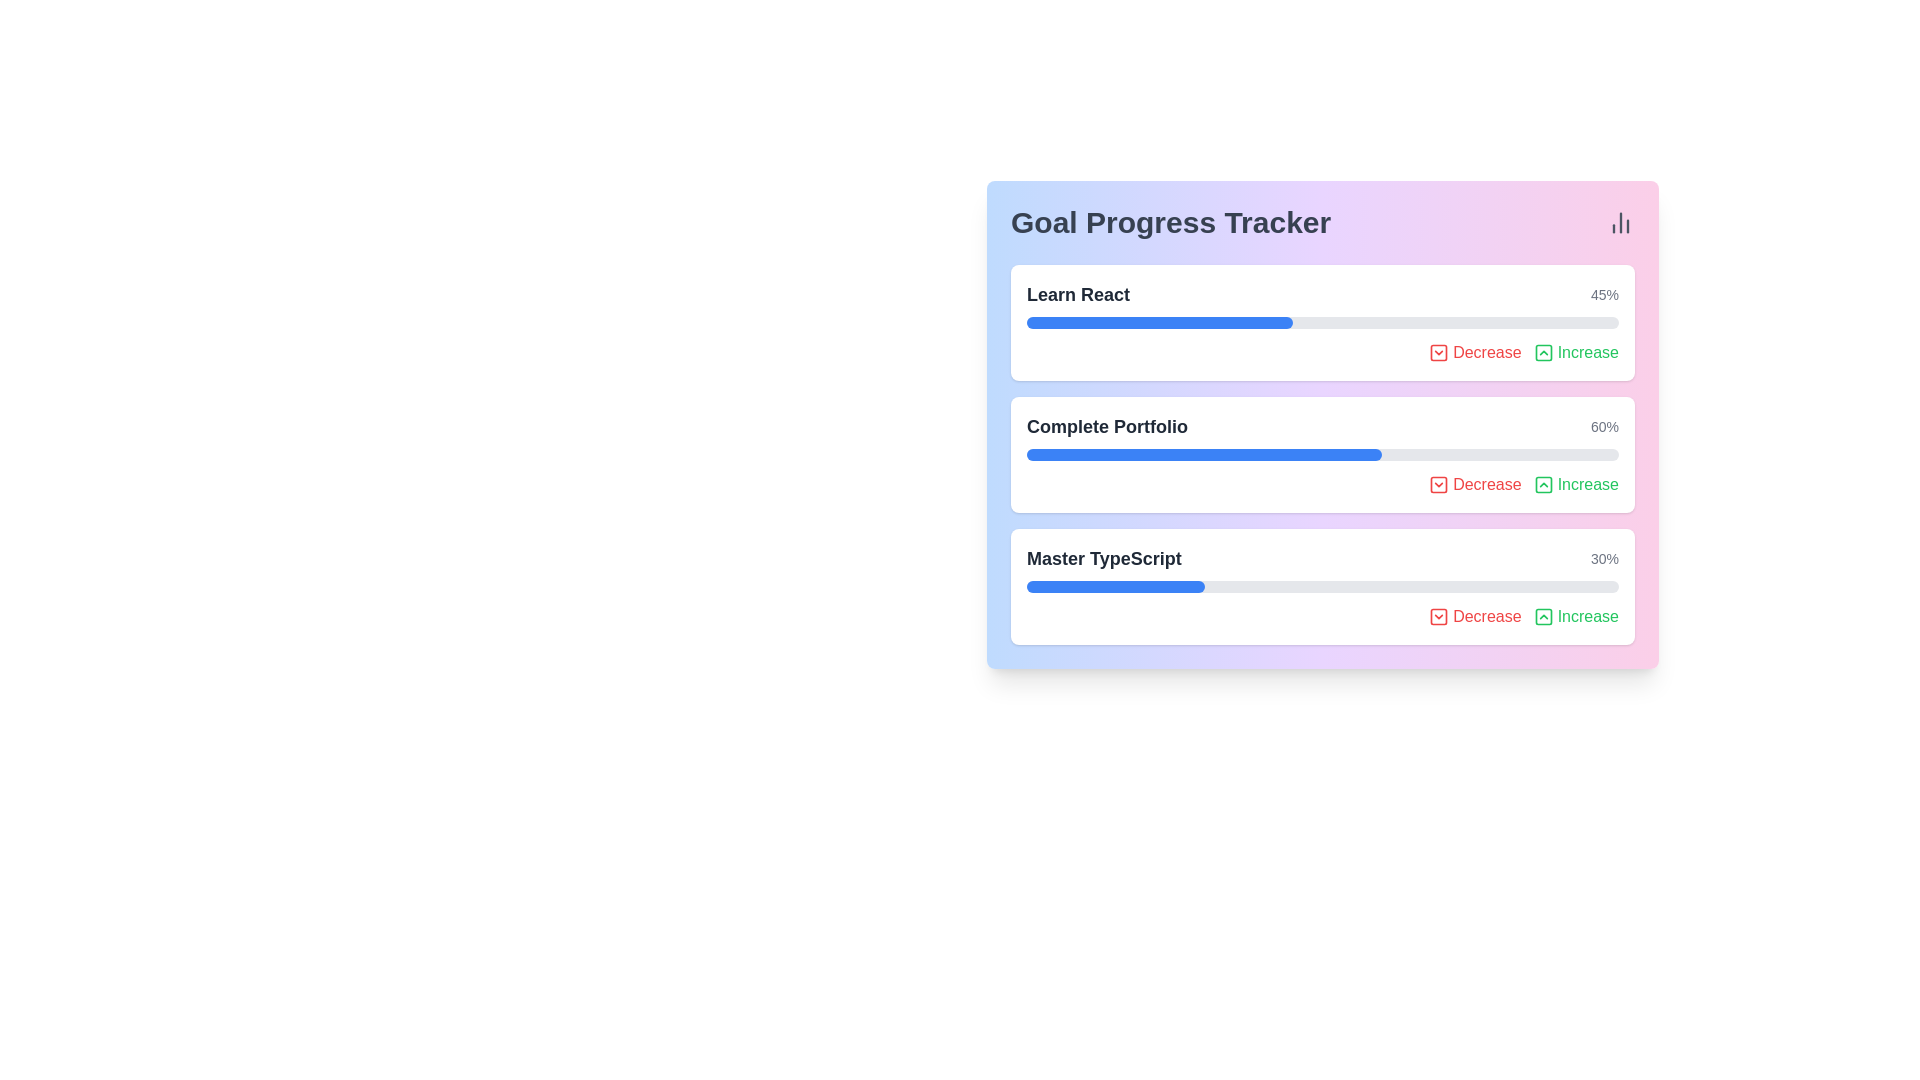 The image size is (1920, 1080). What do you see at coordinates (1575, 352) in the screenshot?
I see `the 'Increase' button, which is a clickable button with green text and an upward arrow icon, located at the far-right side of the second row in a list of progress items` at bounding box center [1575, 352].